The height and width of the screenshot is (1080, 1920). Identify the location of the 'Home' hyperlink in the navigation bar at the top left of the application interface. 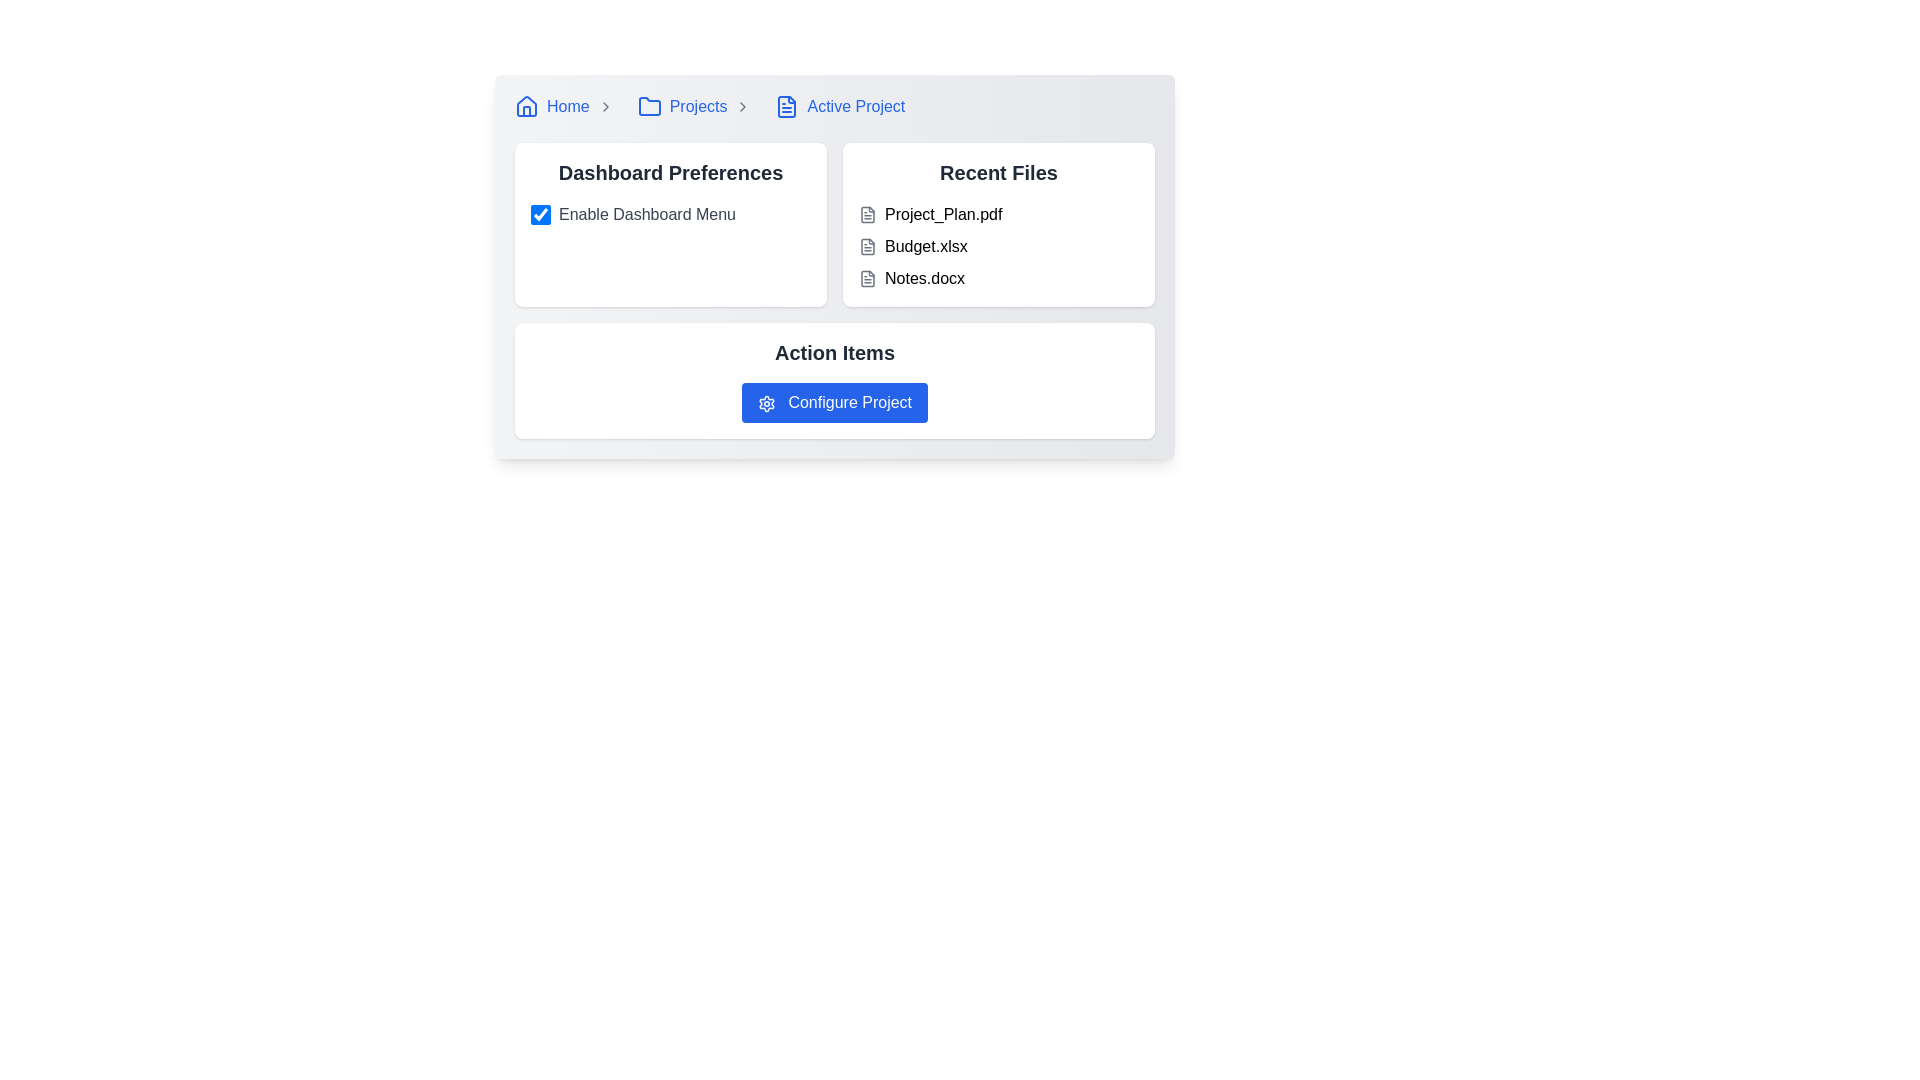
(552, 107).